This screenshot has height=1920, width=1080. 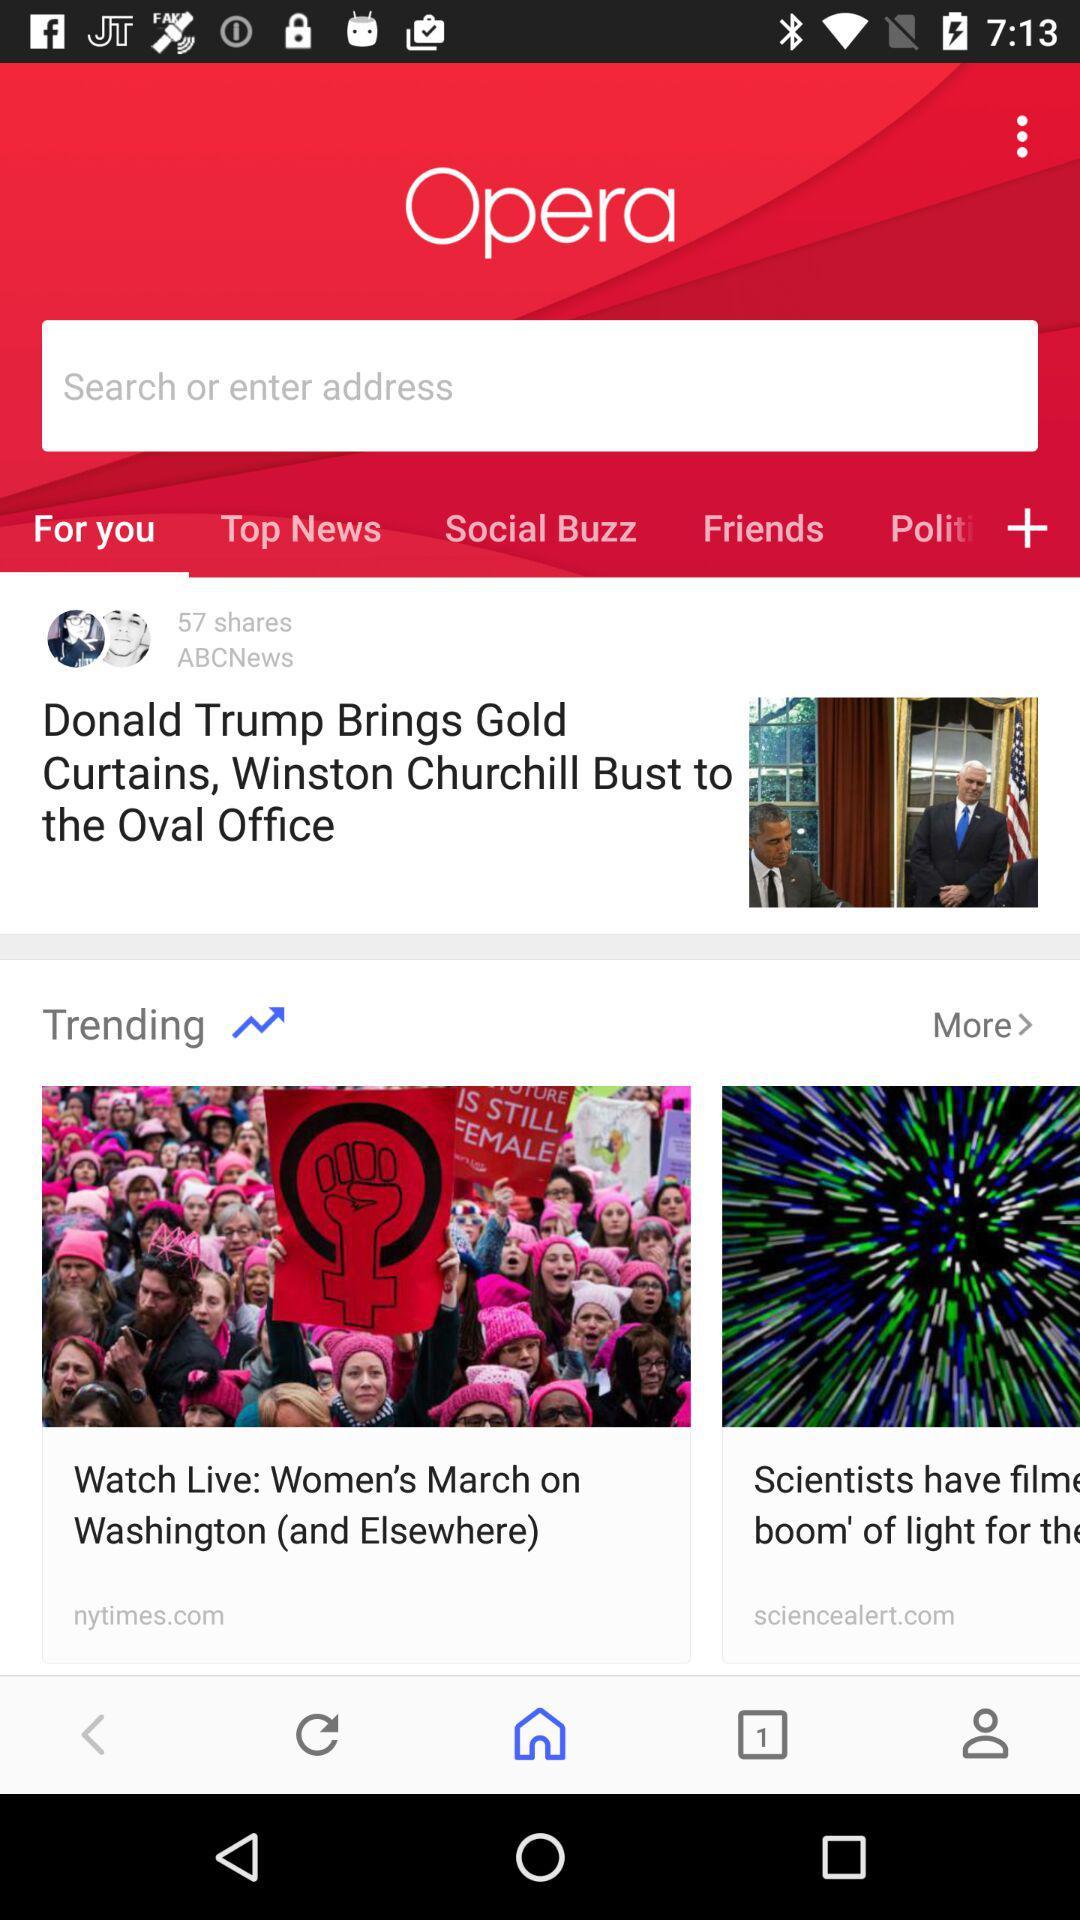 I want to click on icon next to politics icon, so click(x=1027, y=527).